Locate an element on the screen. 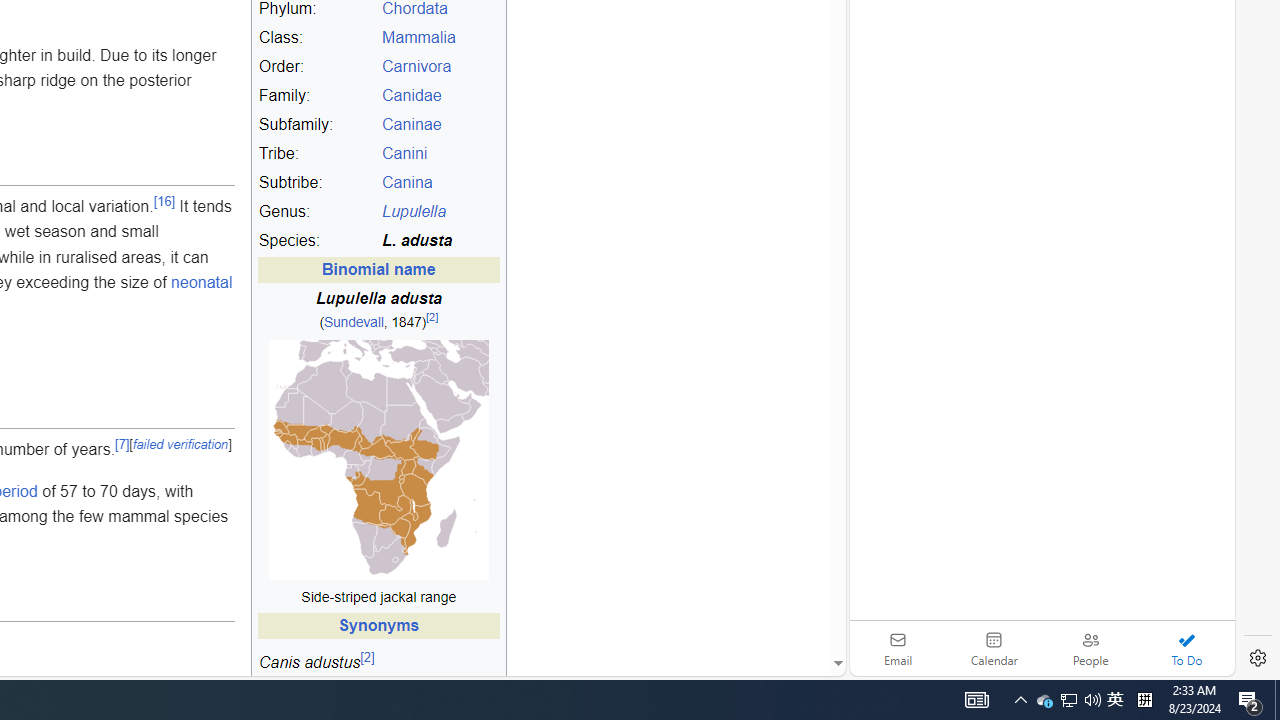 Image resolution: width=1280 pixels, height=720 pixels. 'Mammalia' is located at coordinates (439, 38).